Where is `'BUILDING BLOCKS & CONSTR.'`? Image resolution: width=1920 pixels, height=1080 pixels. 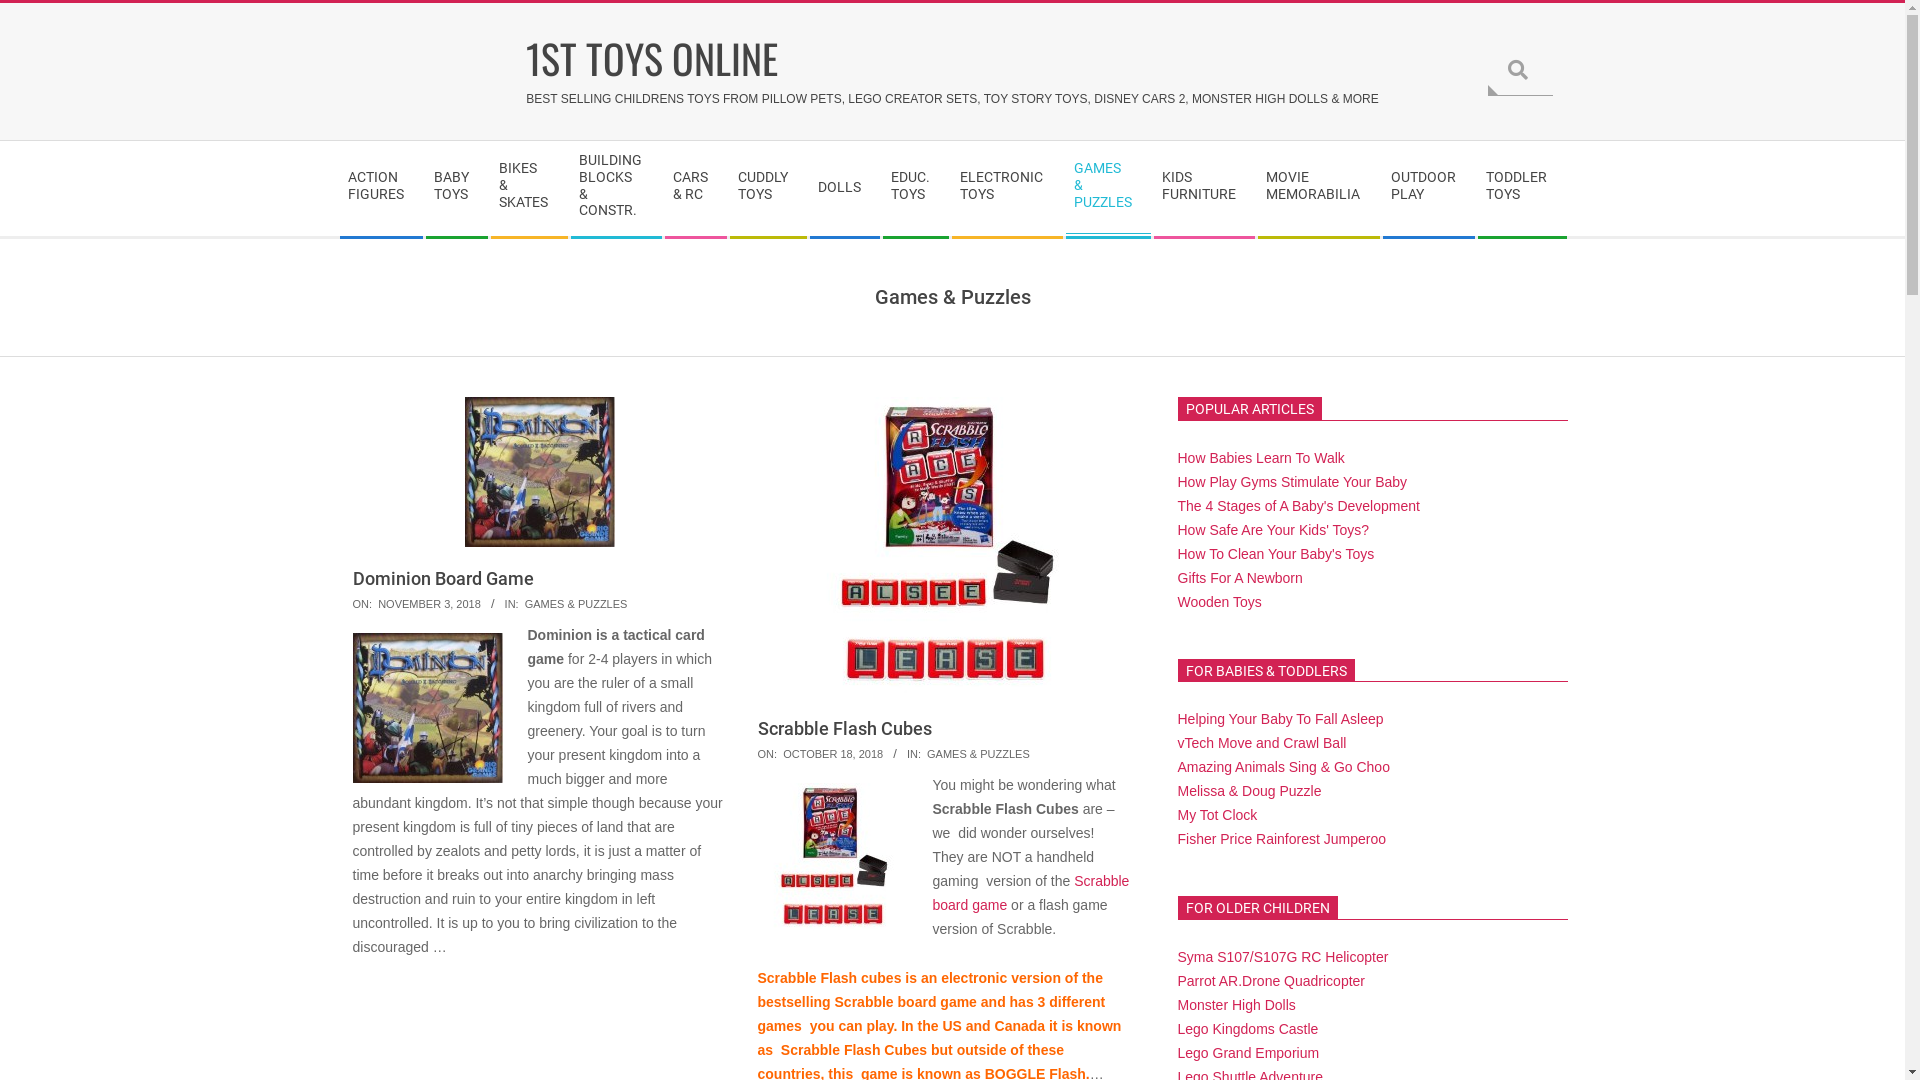
'BUILDING BLOCKS & CONSTR.' is located at coordinates (614, 188).